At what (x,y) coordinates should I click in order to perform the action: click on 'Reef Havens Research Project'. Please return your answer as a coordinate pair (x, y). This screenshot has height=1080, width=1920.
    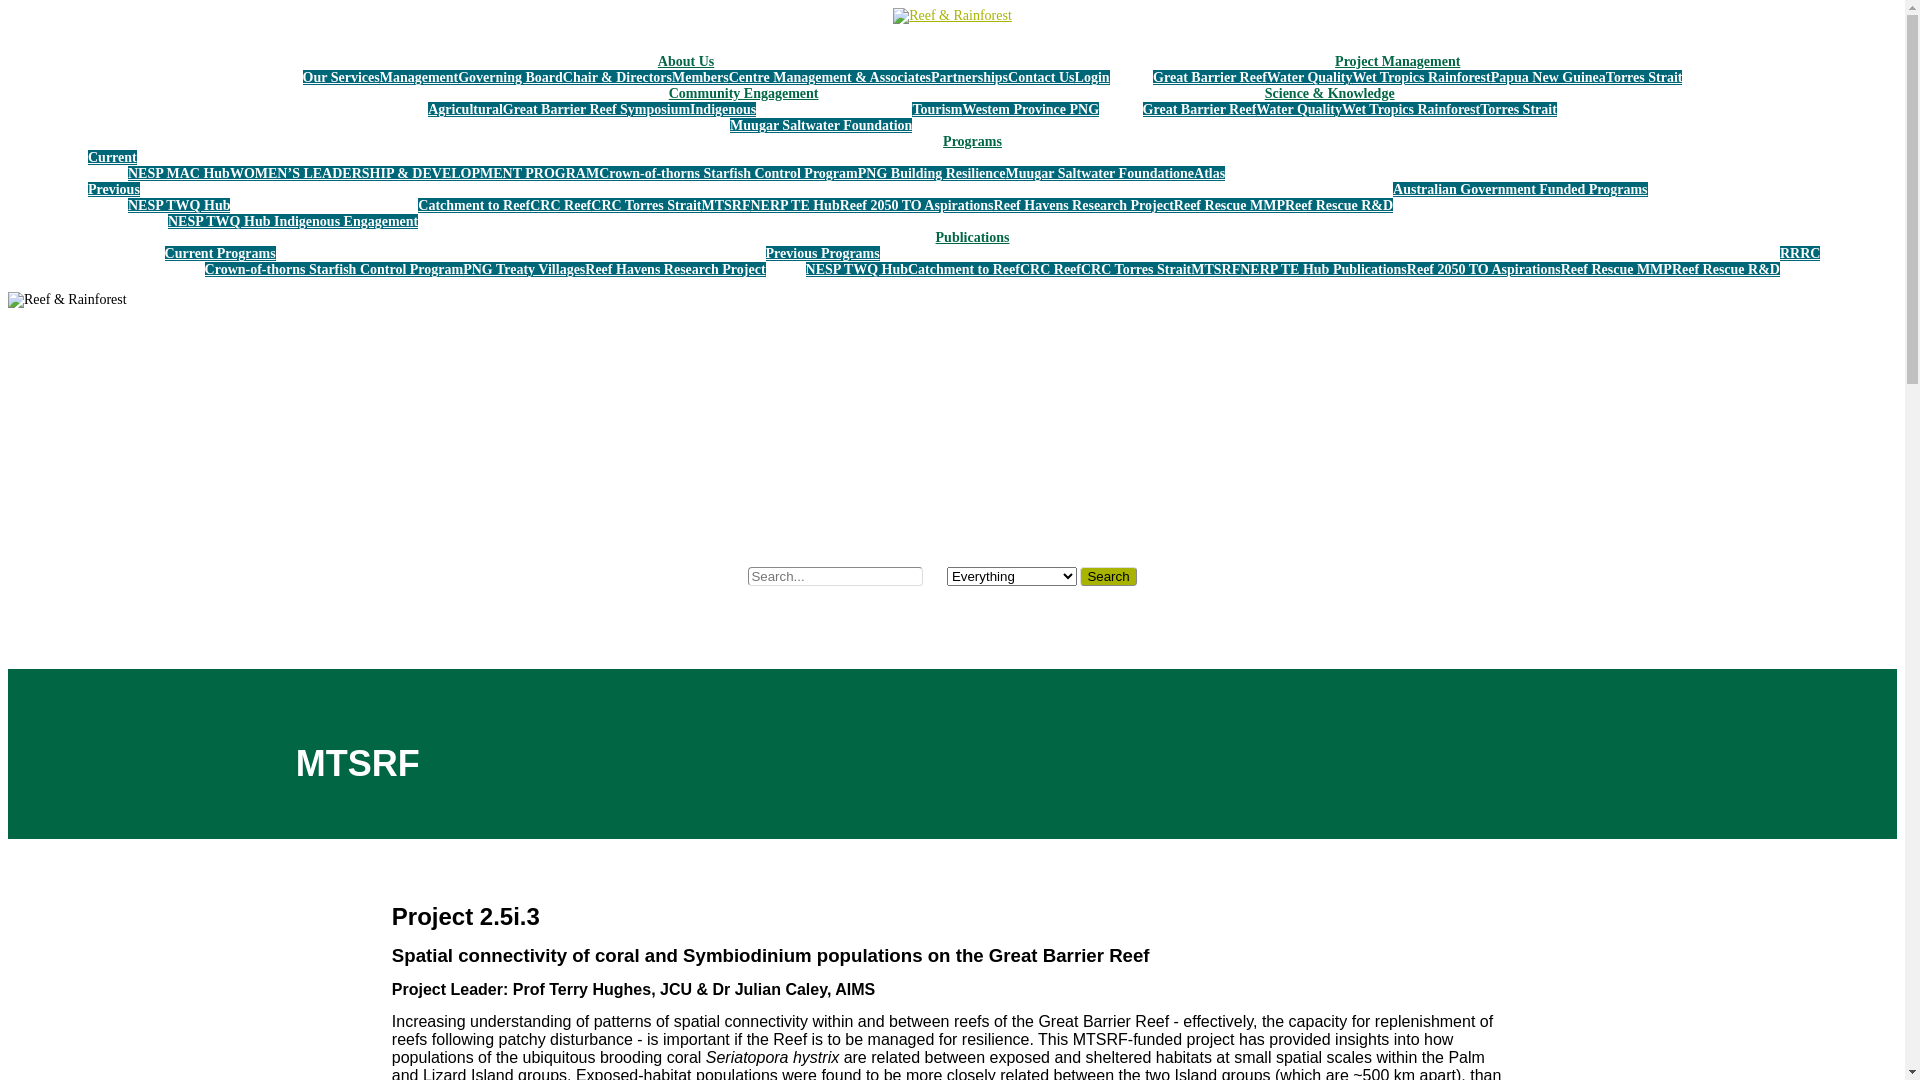
    Looking at the image, I should click on (1083, 205).